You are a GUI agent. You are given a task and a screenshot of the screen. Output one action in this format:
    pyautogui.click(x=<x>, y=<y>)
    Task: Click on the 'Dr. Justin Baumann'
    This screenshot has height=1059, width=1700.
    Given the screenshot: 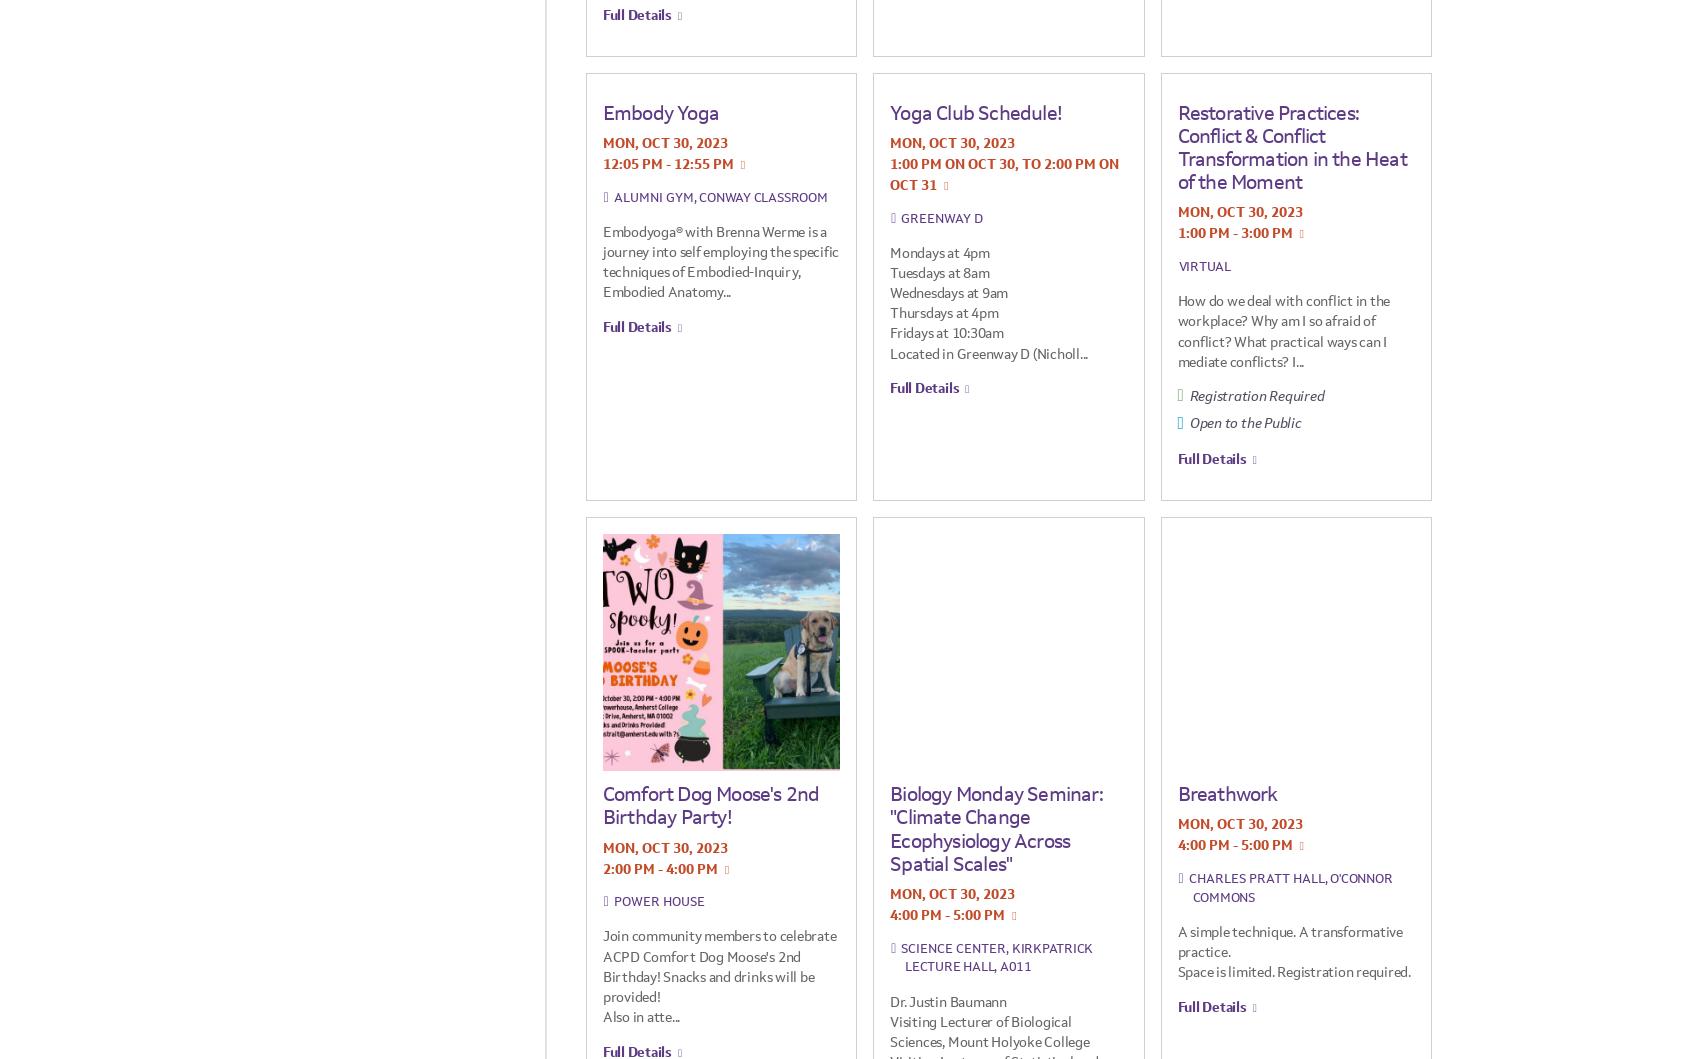 What is the action you would take?
    pyautogui.click(x=947, y=999)
    